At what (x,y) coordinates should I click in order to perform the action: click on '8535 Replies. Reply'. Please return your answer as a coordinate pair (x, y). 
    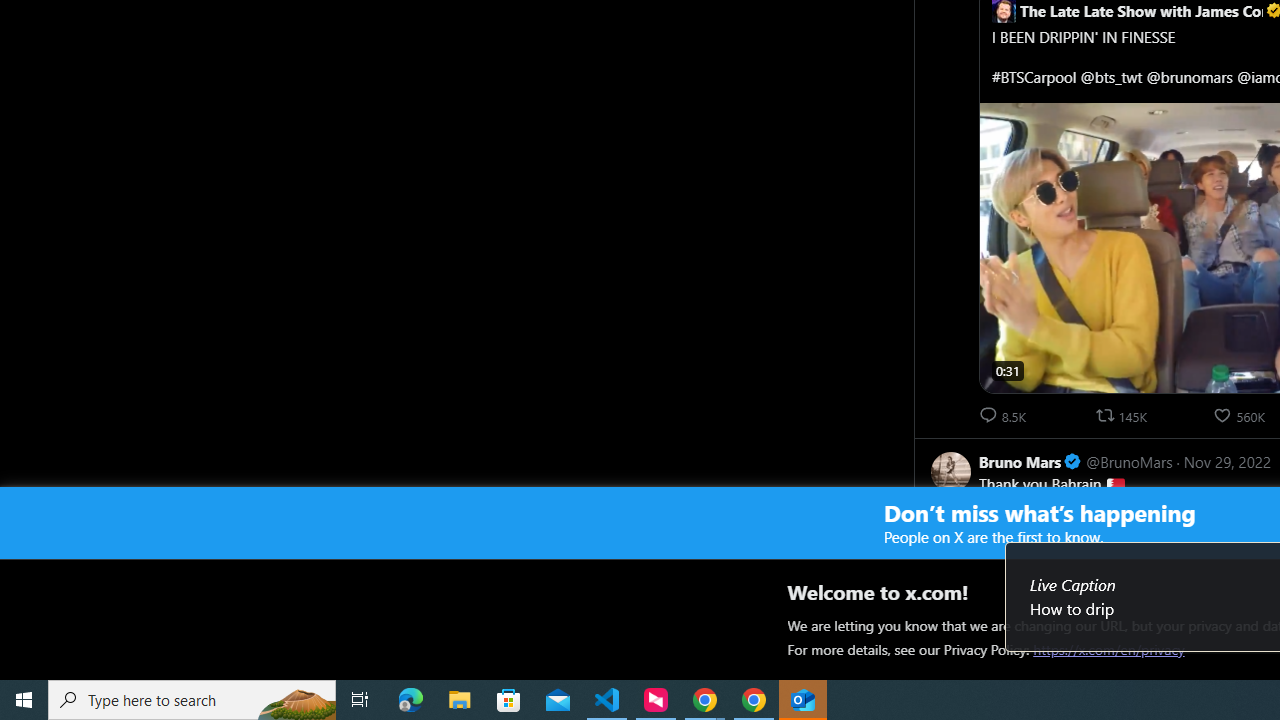
    Looking at the image, I should click on (1004, 414).